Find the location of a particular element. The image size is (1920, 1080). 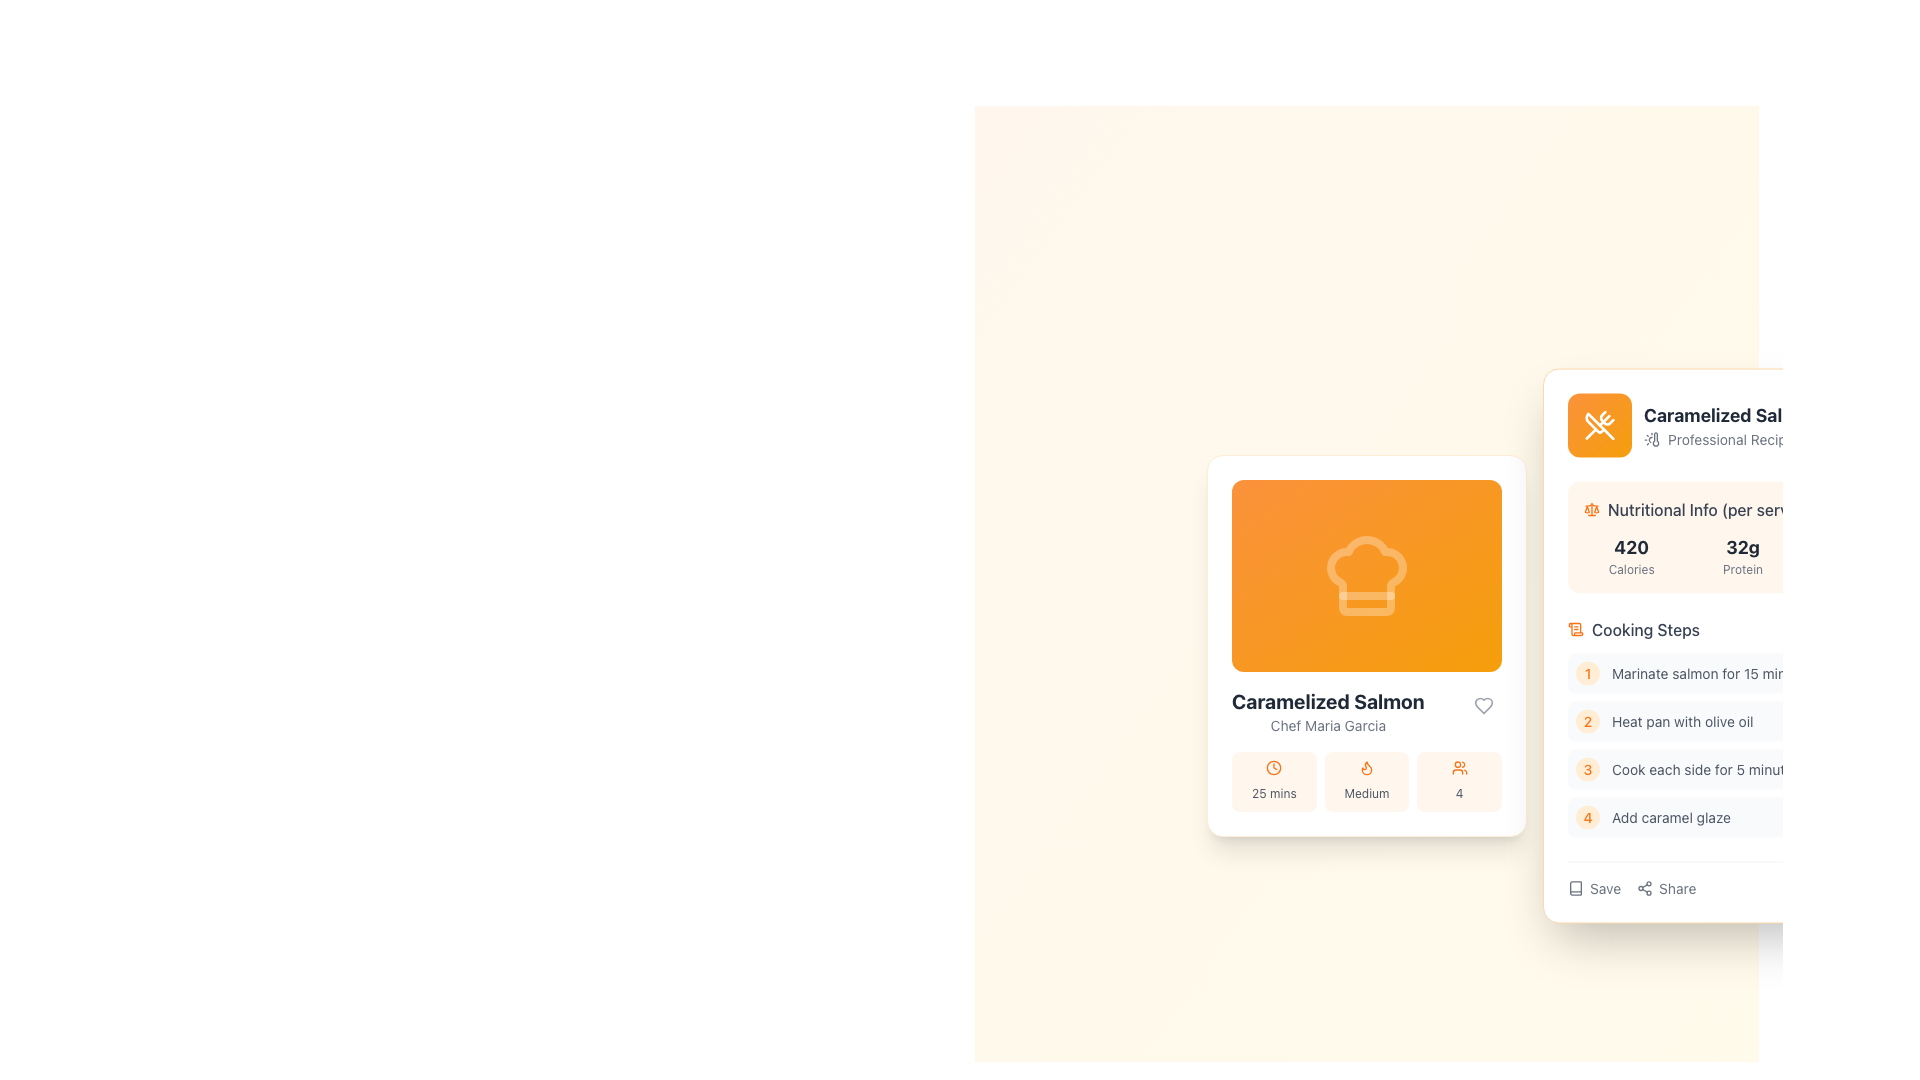

the first list item in the cooking steps, which features a circular icon with '1' in orange and the text 'Marinate salmon for 15 minutes' in gray is located at coordinates (1741, 673).